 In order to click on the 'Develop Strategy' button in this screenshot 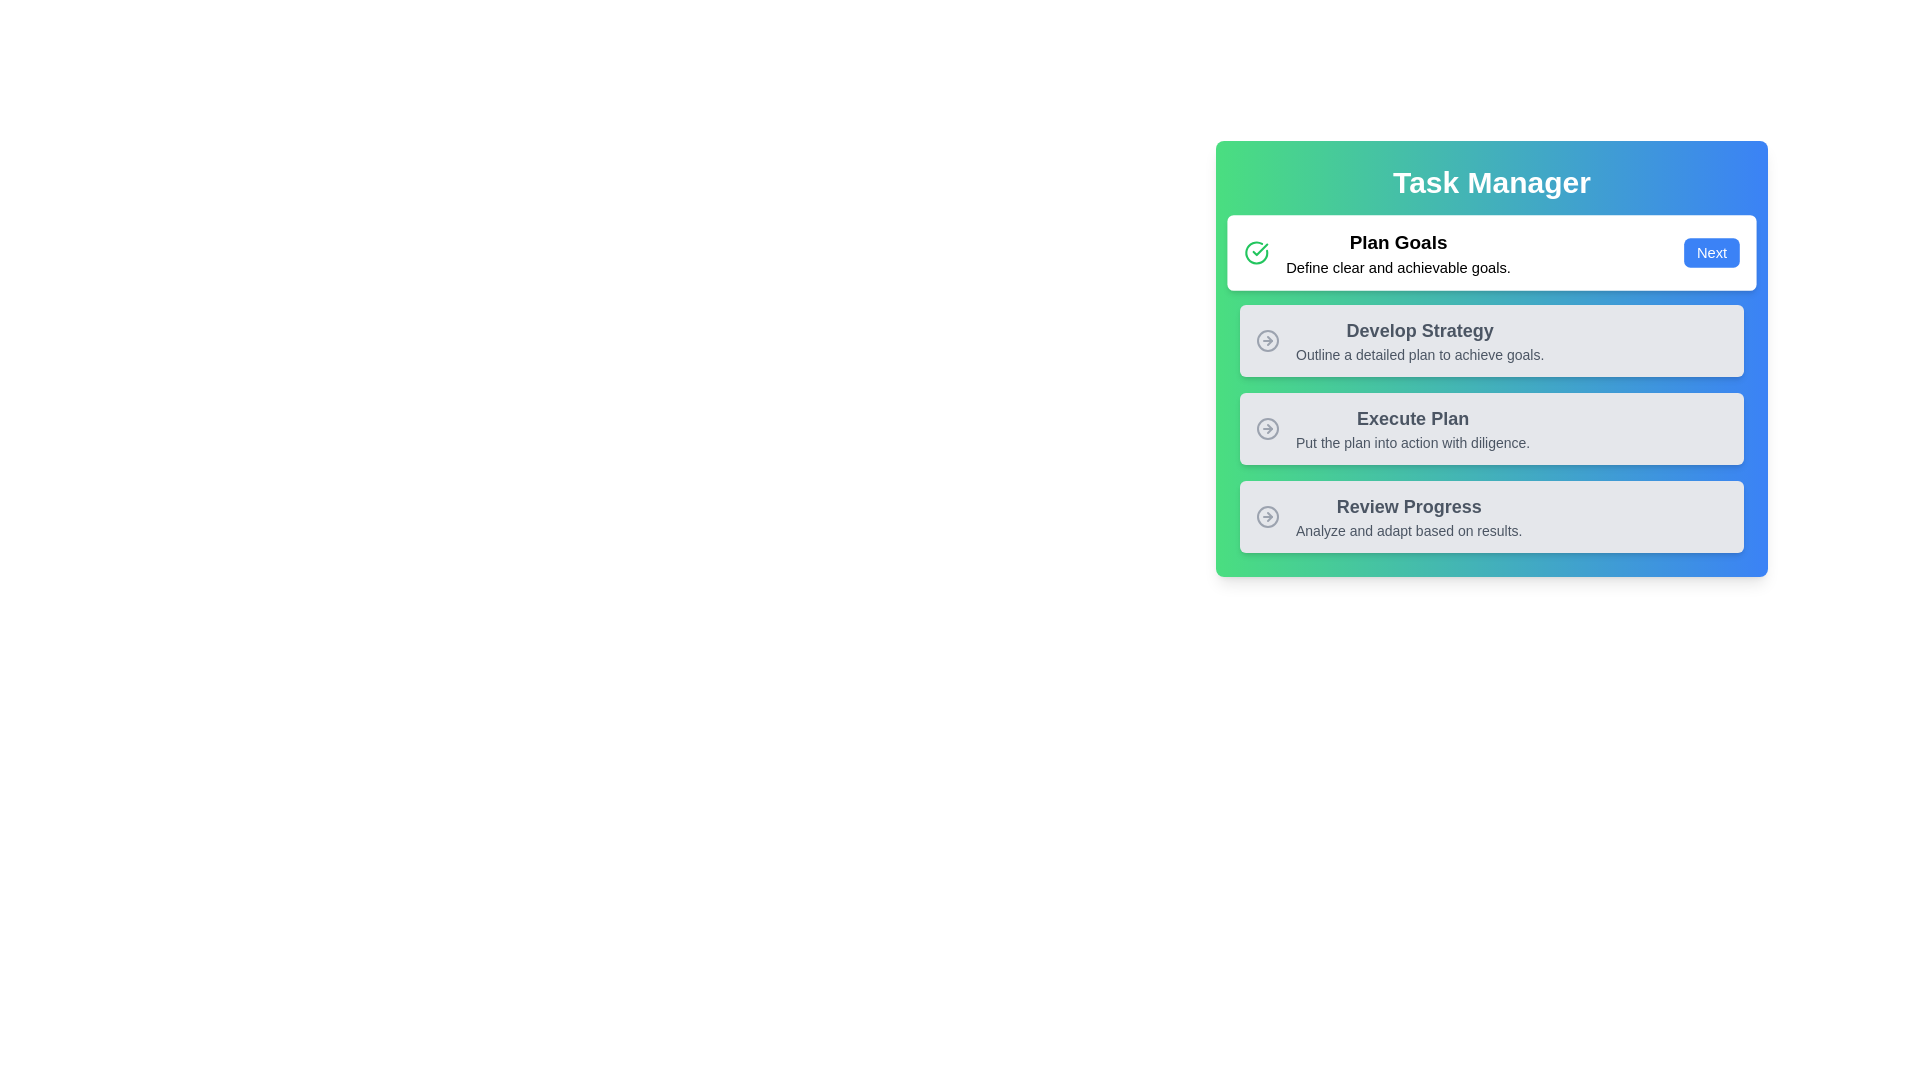, I will do `click(1399, 339)`.